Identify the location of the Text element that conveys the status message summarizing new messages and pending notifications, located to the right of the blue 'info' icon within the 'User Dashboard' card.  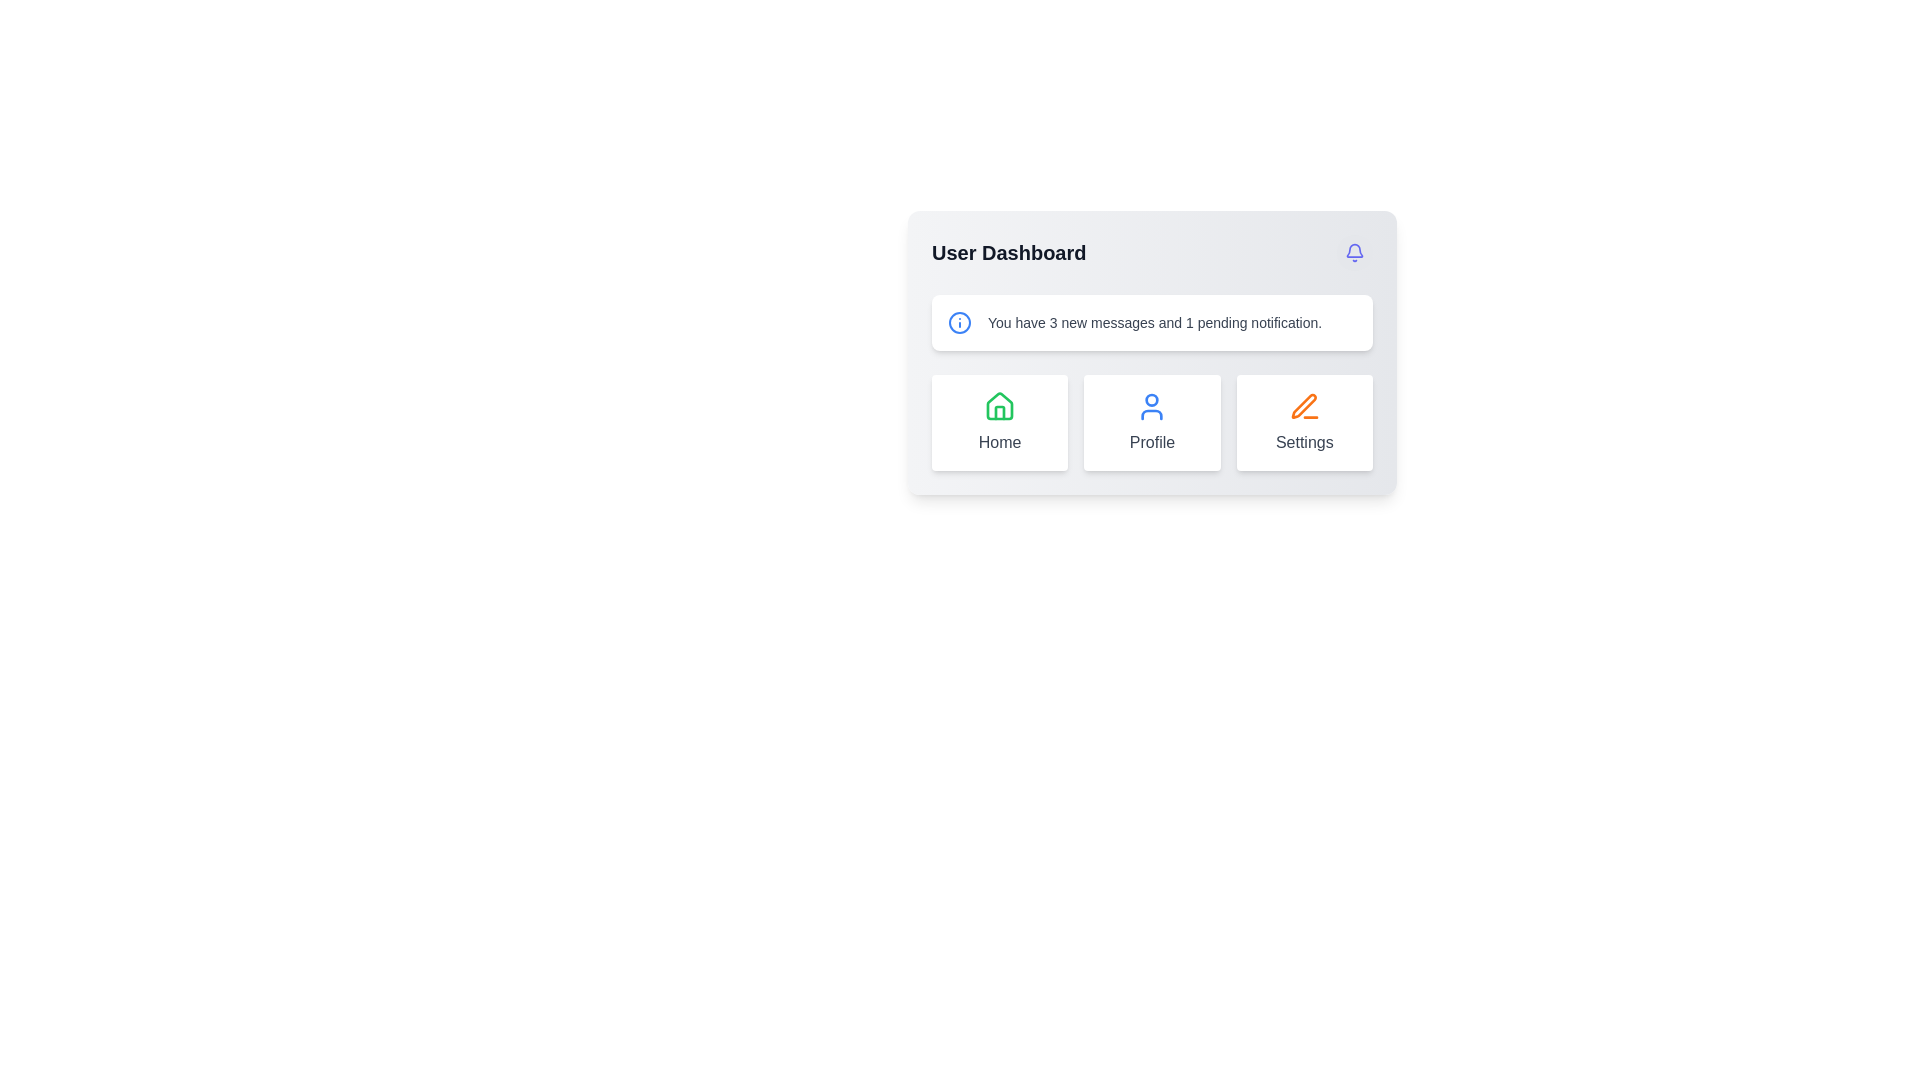
(1155, 322).